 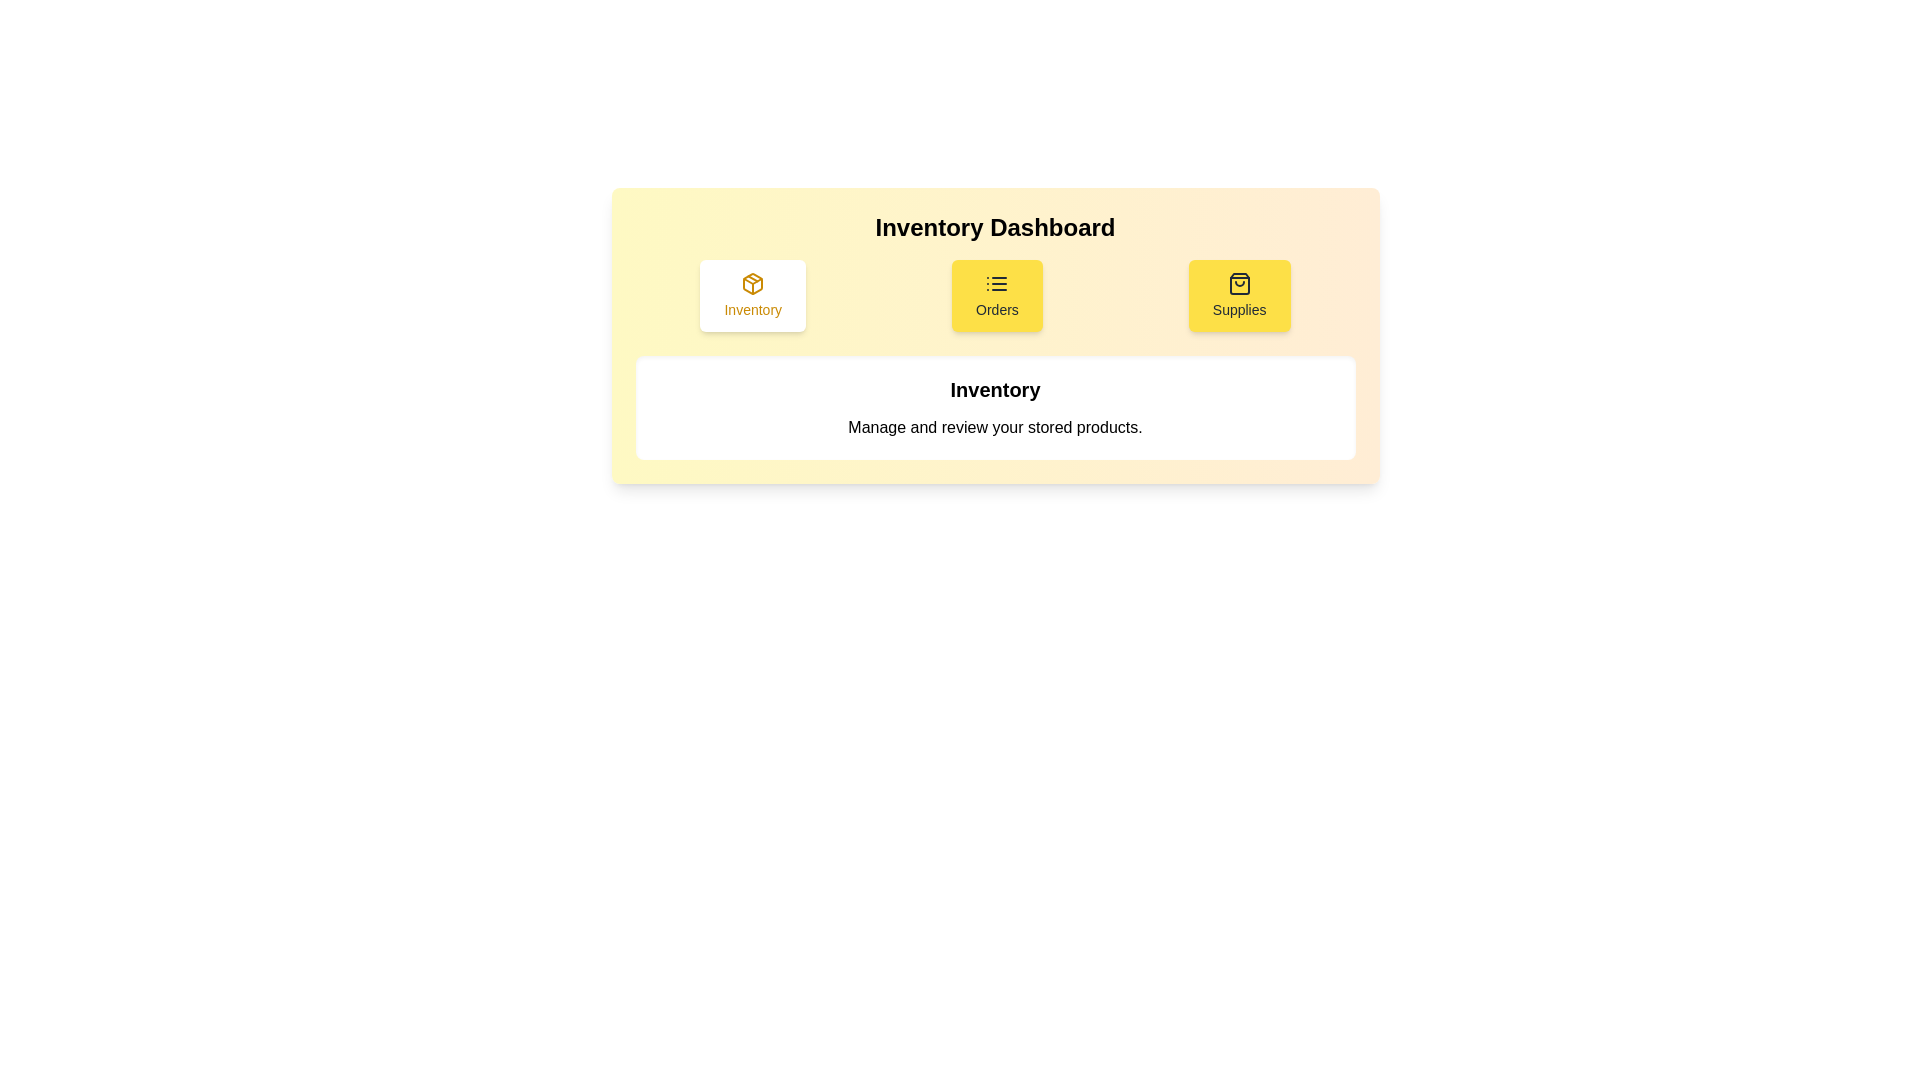 I want to click on the Orders button to select the corresponding tab, so click(x=997, y=296).